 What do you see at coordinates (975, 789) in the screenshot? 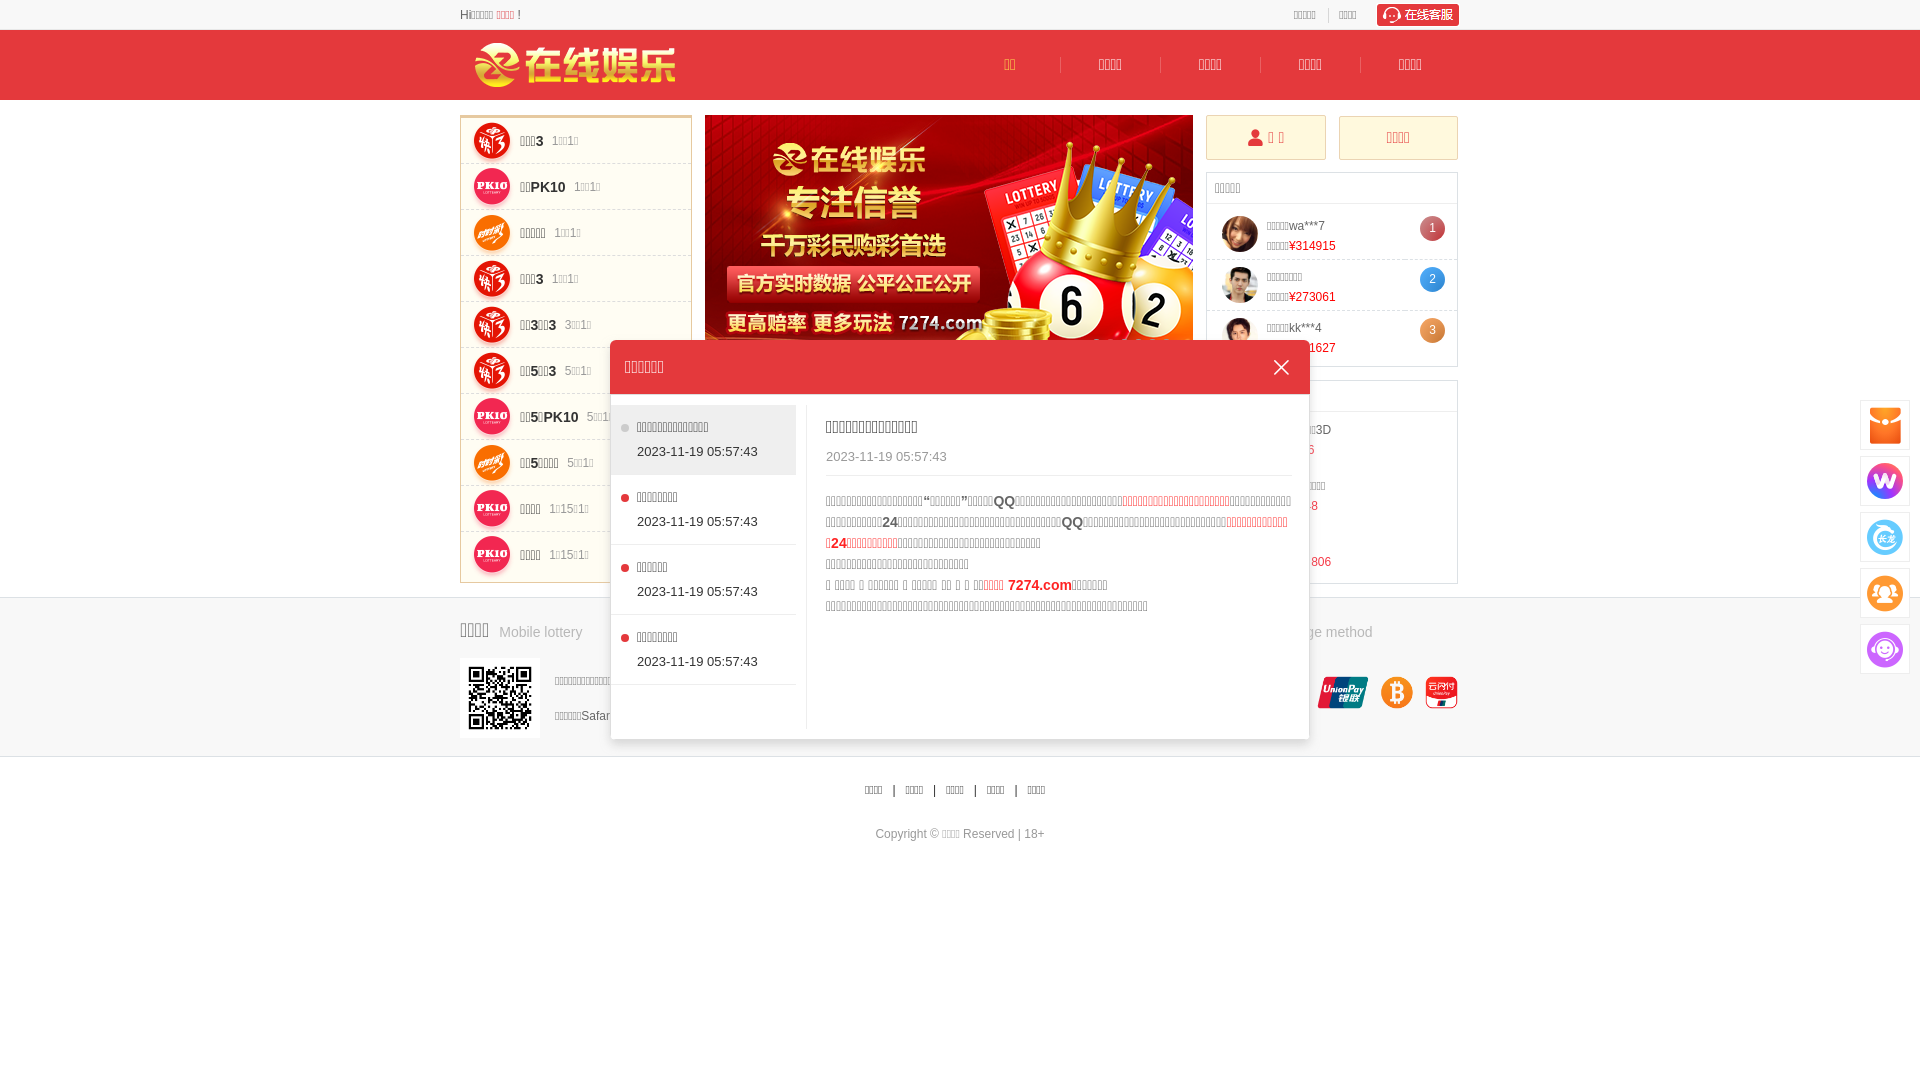
I see `'|'` at bounding box center [975, 789].